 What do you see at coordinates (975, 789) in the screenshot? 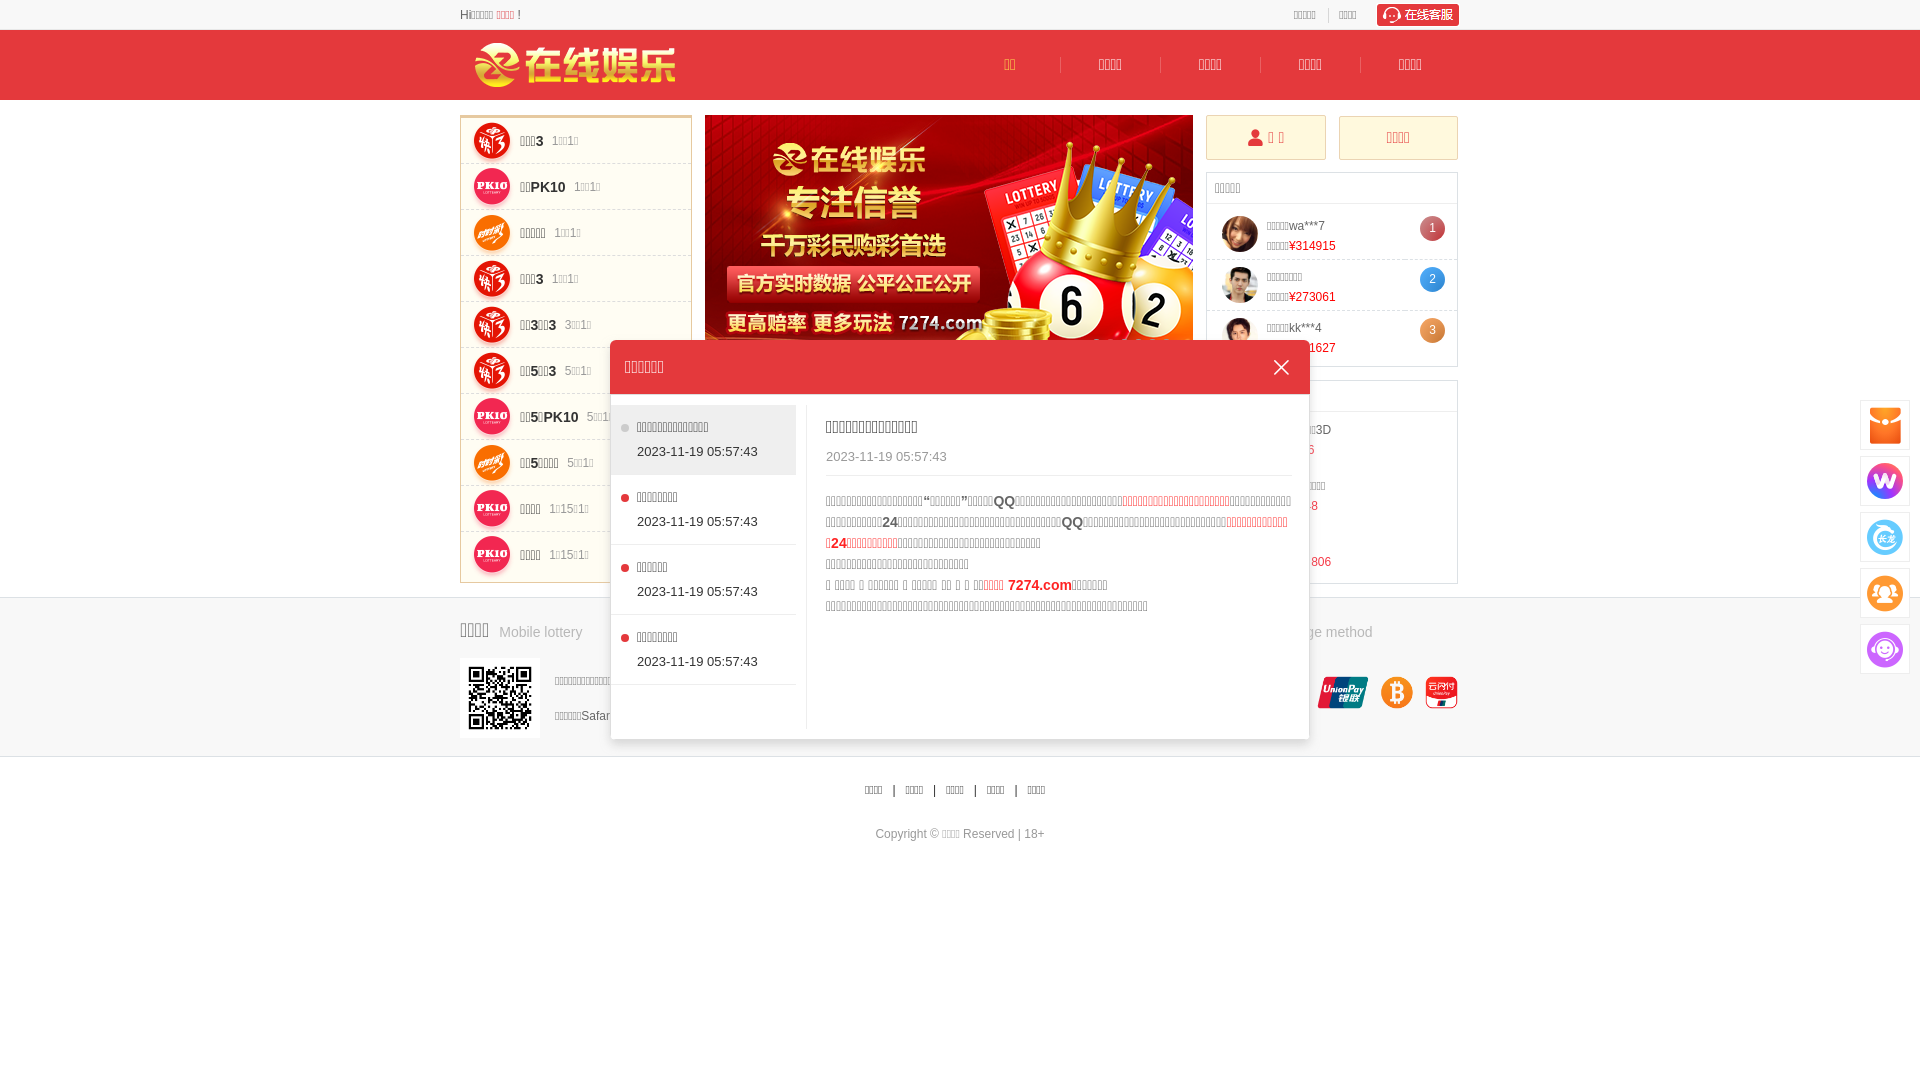
I see `'|'` at bounding box center [975, 789].